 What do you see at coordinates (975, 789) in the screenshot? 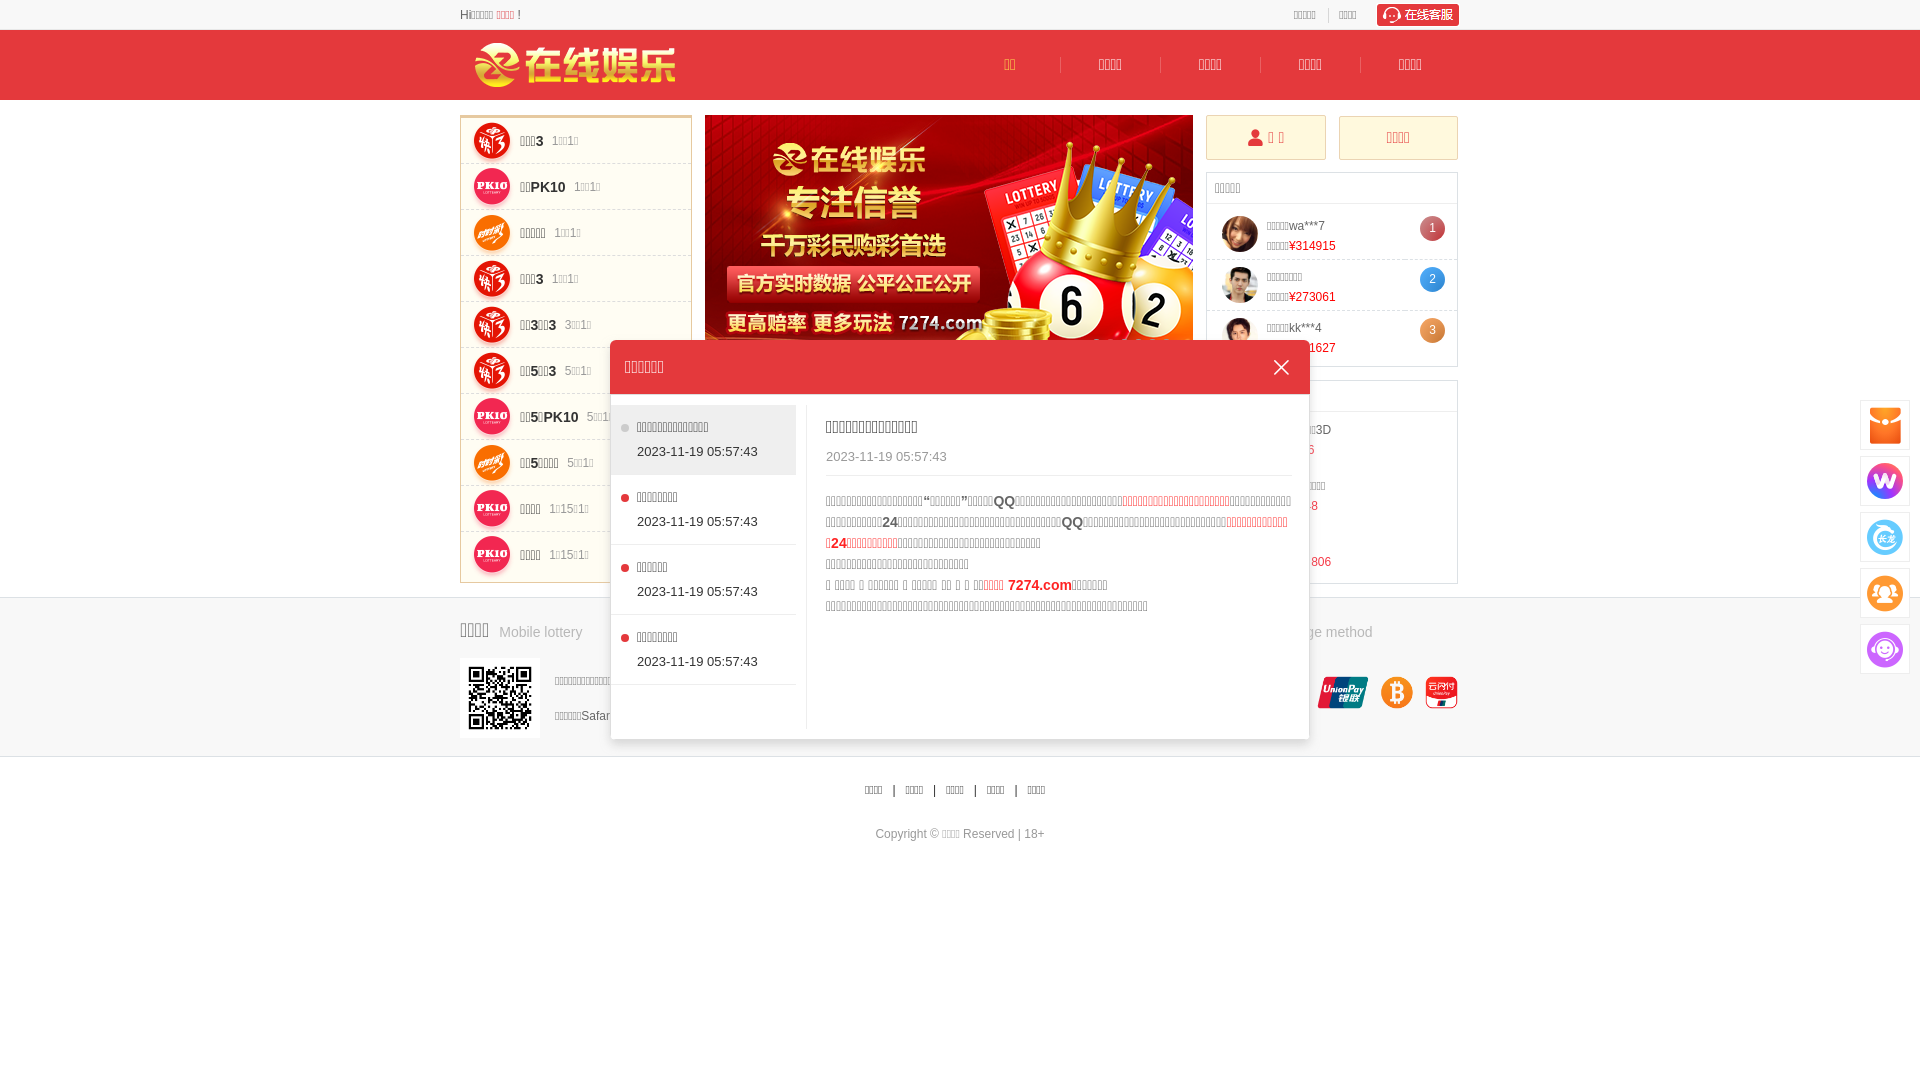
I see `'|'` at bounding box center [975, 789].